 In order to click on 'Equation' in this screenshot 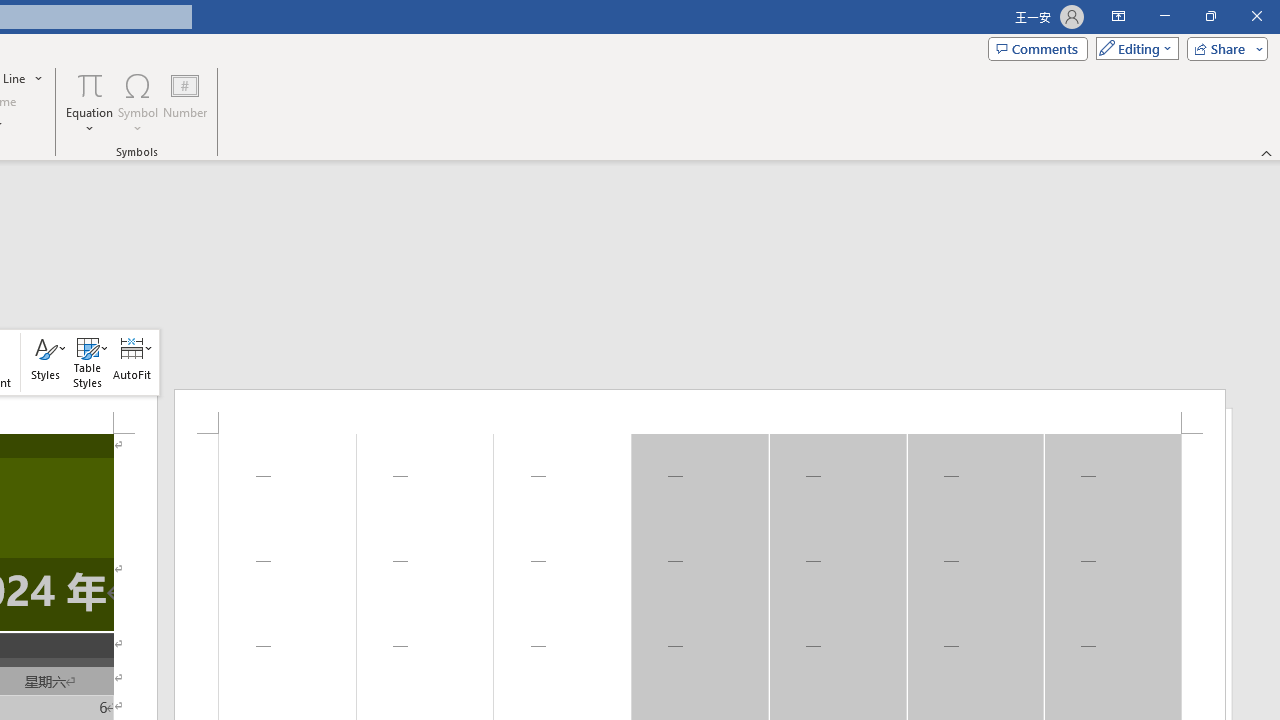, I will do `click(89, 84)`.